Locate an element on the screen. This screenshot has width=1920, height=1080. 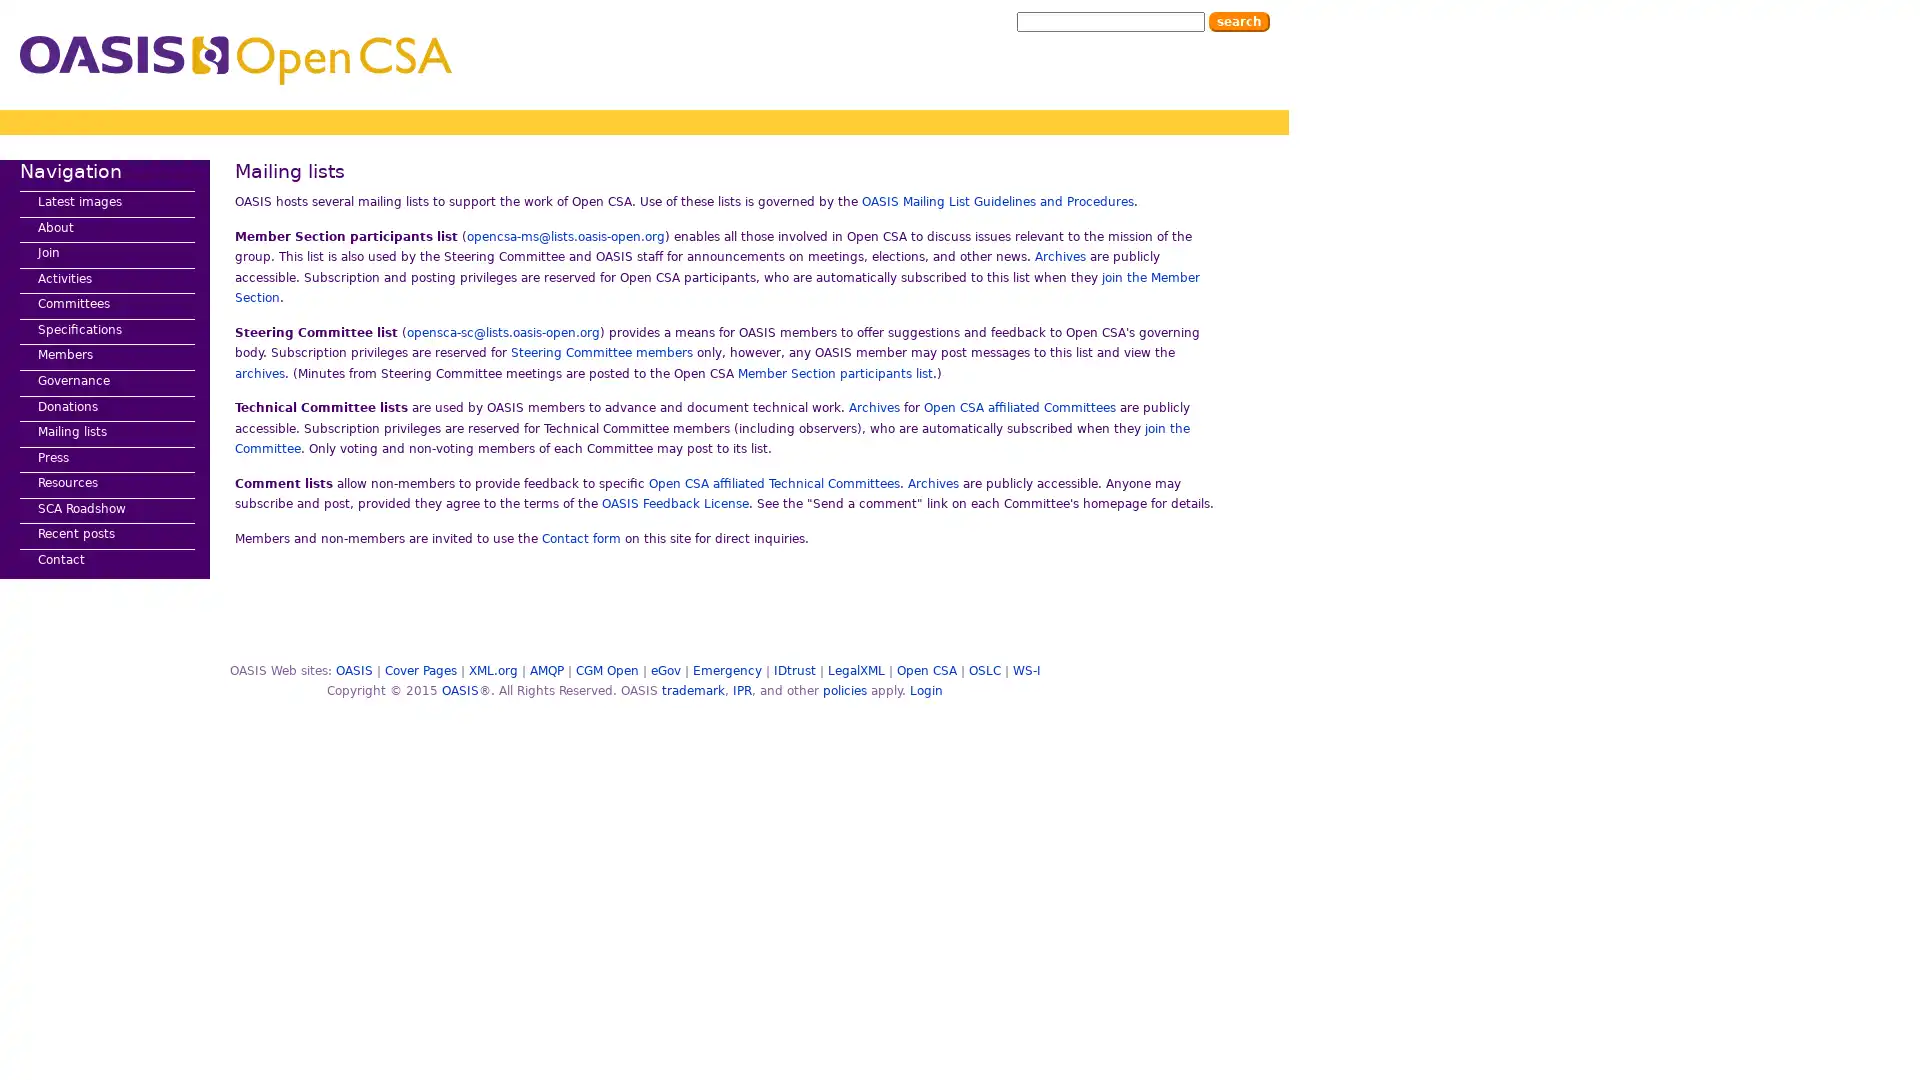
Search is located at coordinates (1238, 22).